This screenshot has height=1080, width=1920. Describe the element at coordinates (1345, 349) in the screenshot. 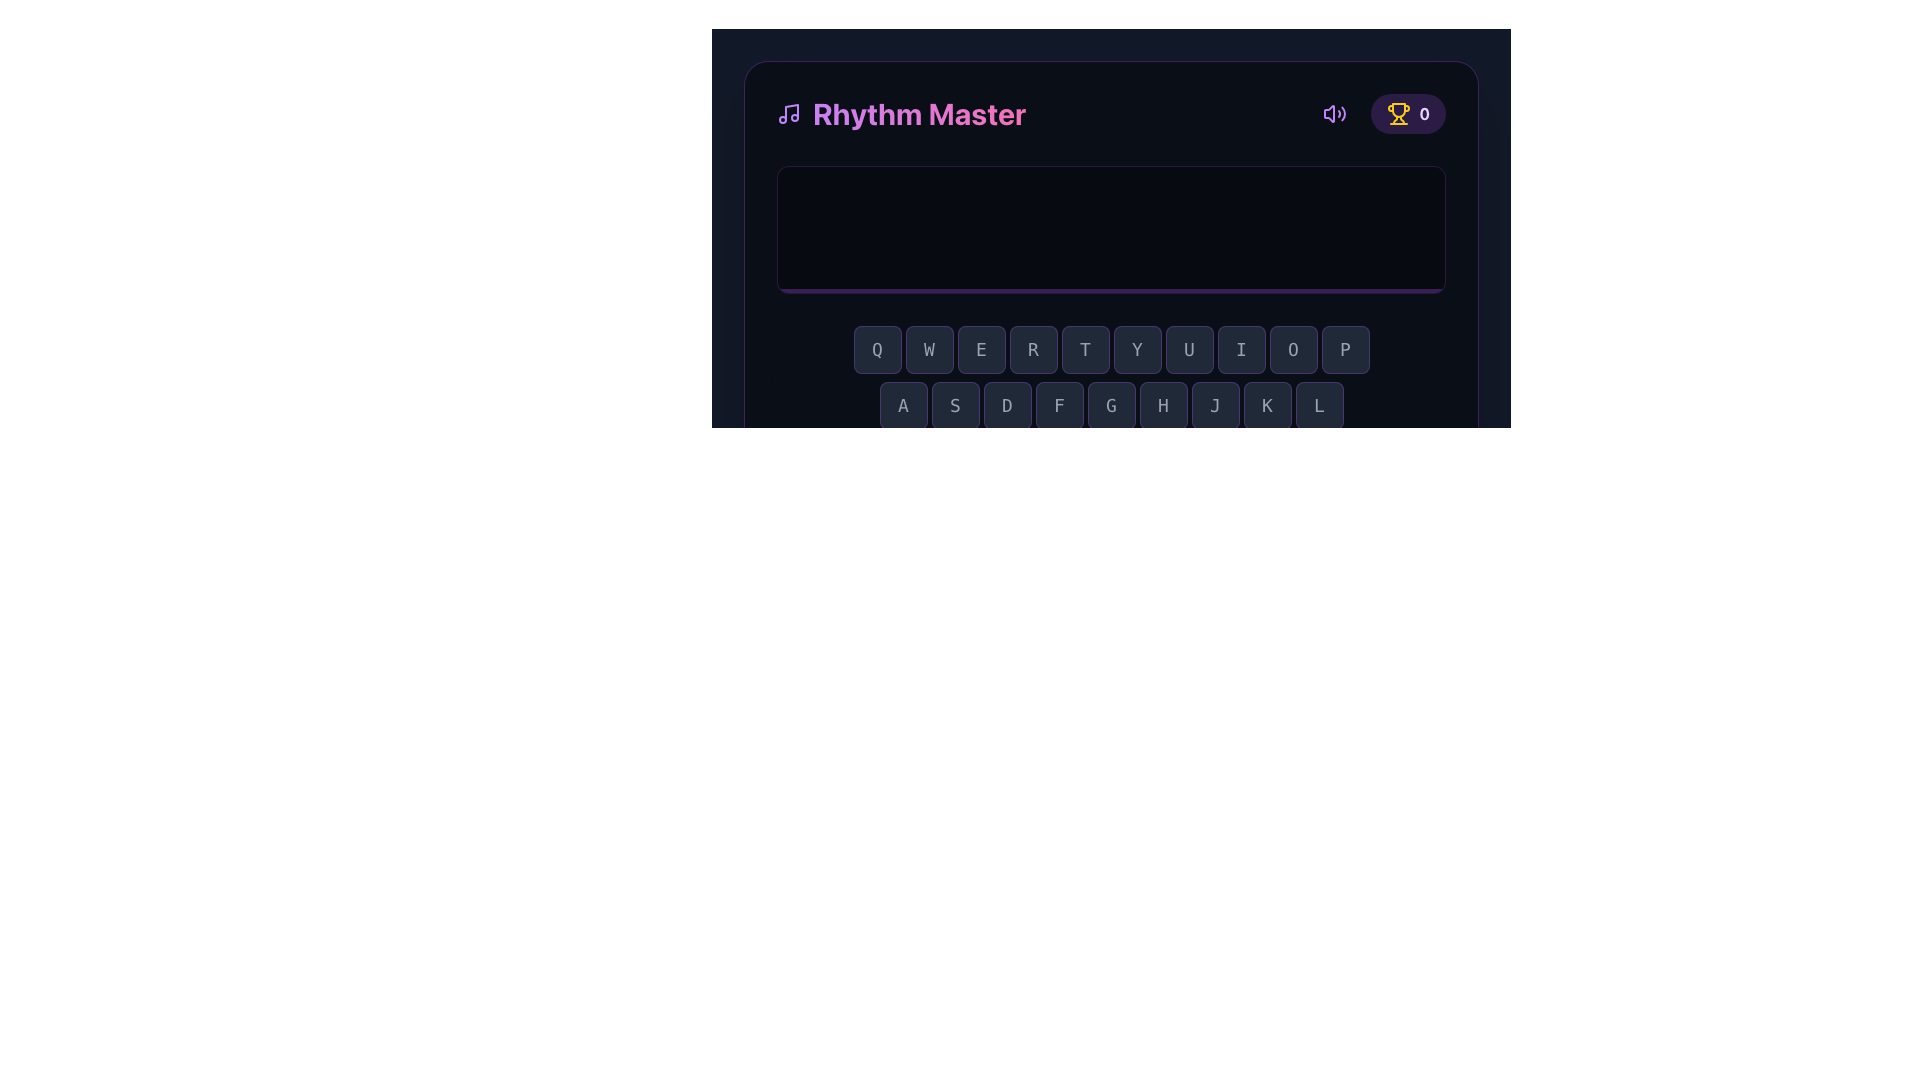

I see `the rounded, square button with a dark gray background displaying the letter 'P'` at that location.